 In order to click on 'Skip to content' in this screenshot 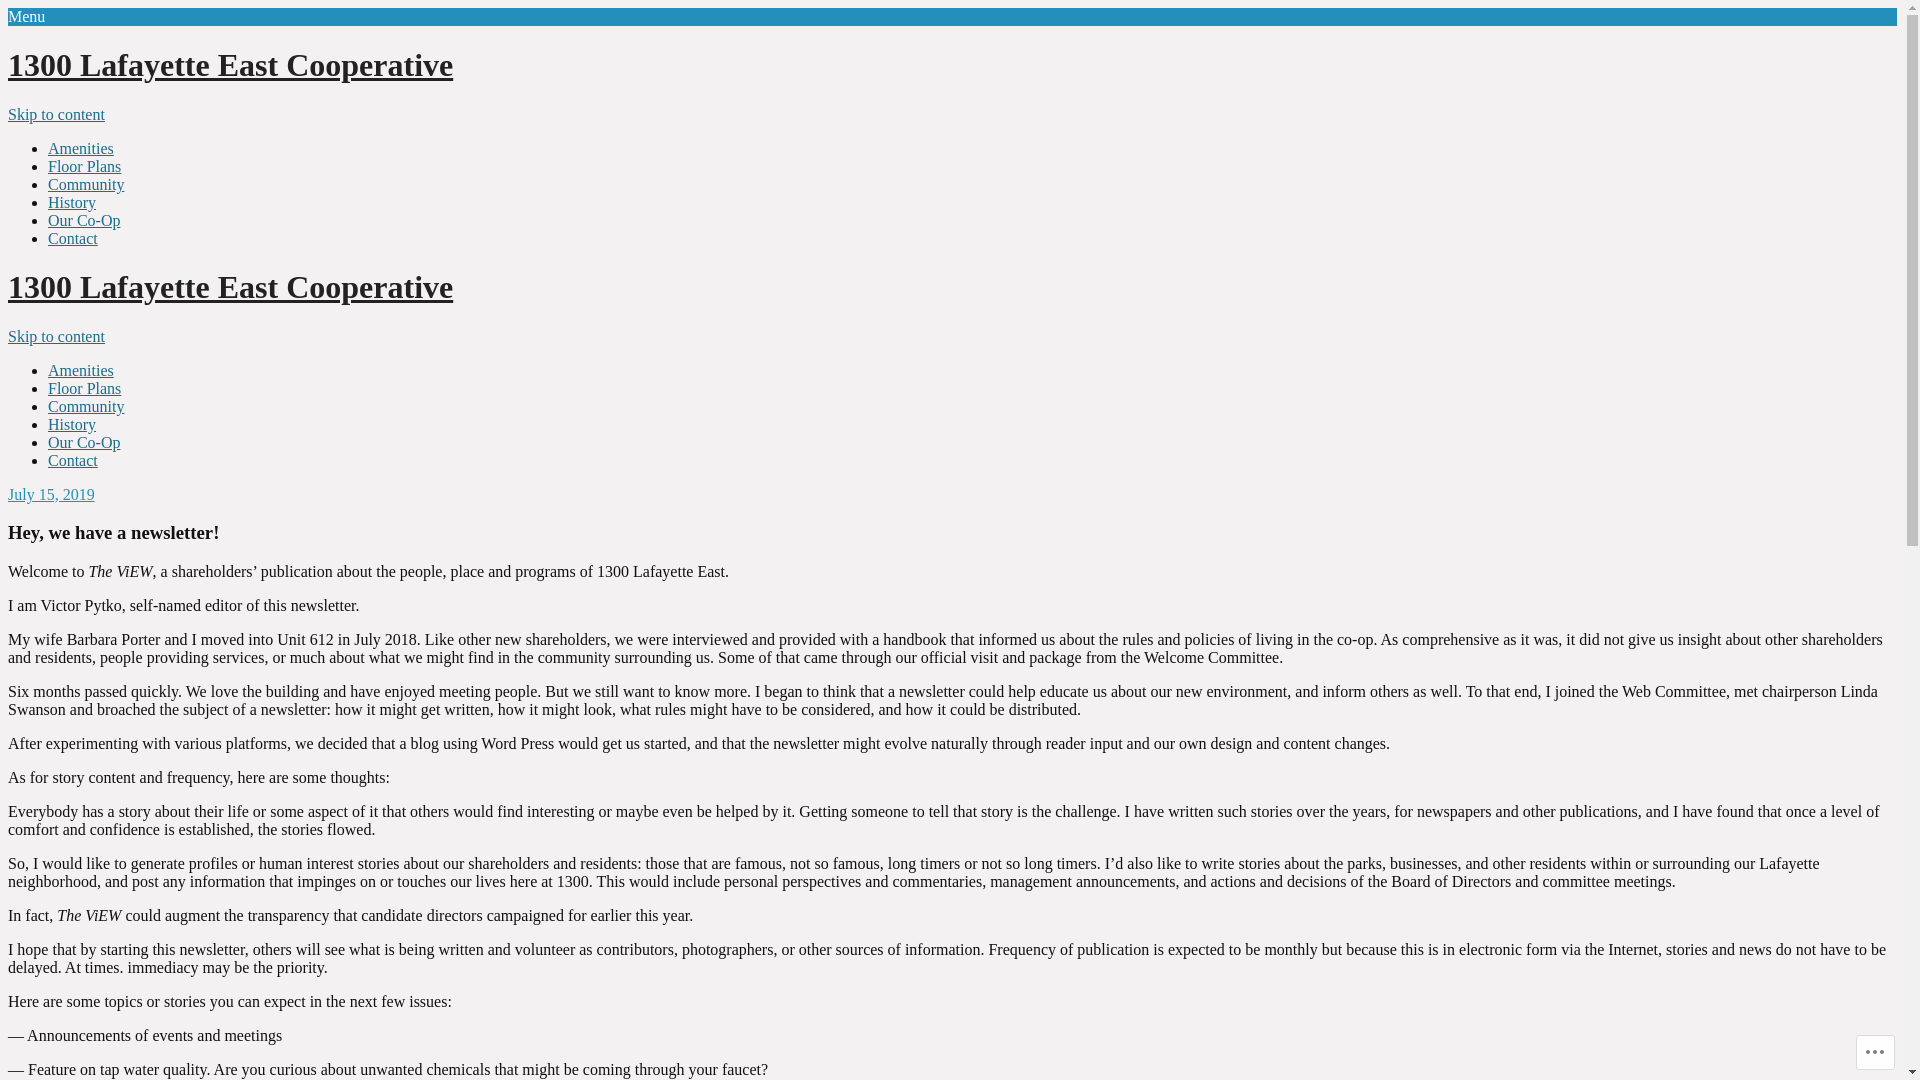, I will do `click(56, 114)`.